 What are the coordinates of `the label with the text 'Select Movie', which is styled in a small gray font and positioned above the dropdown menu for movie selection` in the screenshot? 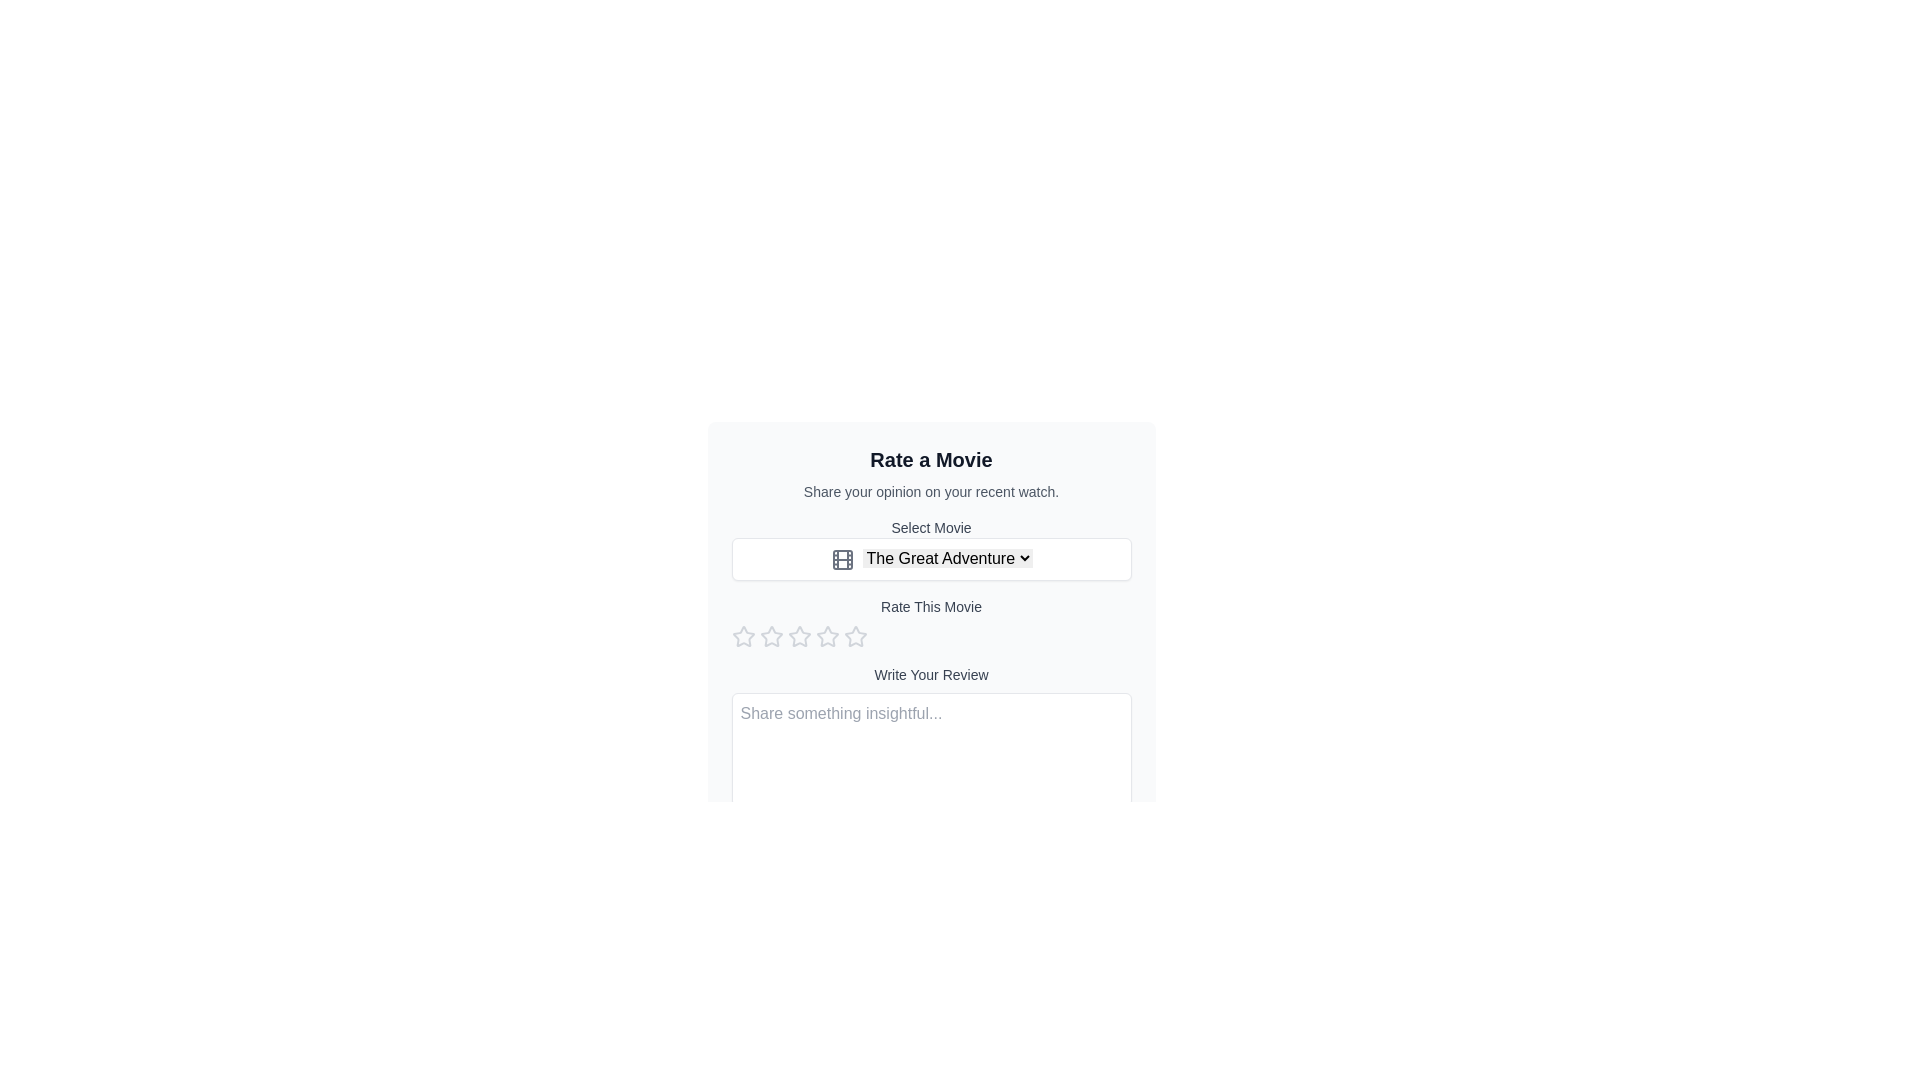 It's located at (930, 527).